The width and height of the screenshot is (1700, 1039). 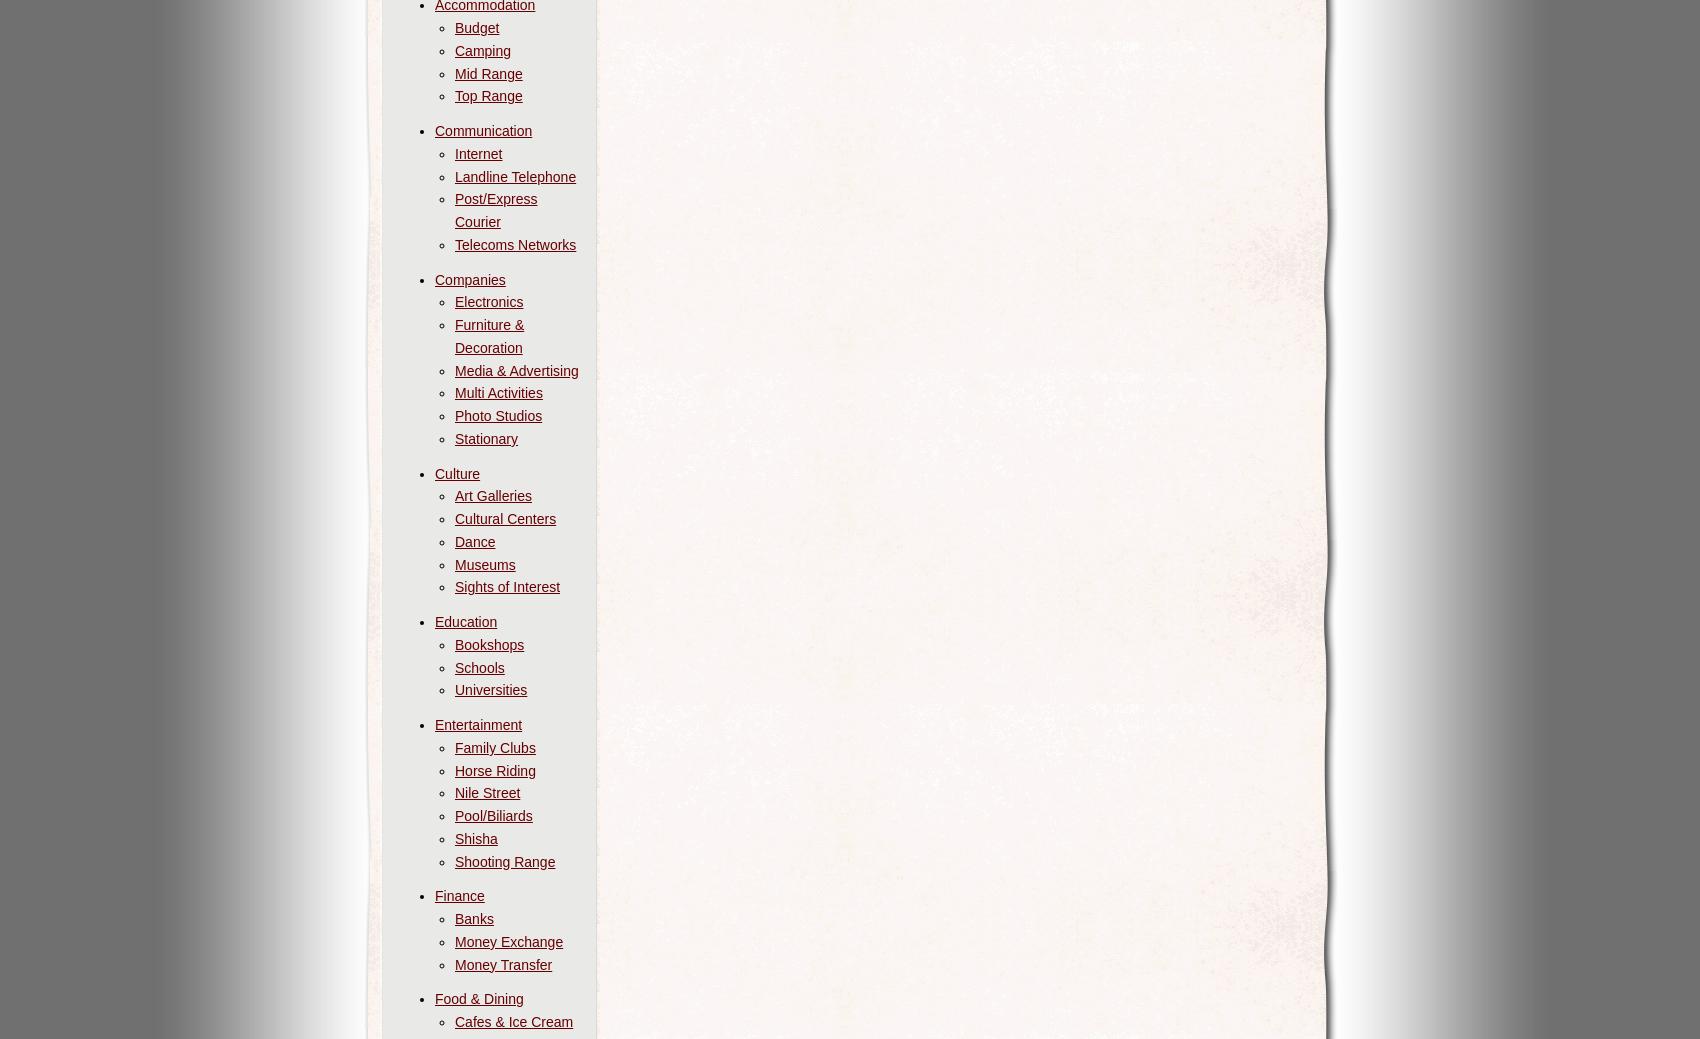 I want to click on 'Landline Telephone', so click(x=515, y=176).